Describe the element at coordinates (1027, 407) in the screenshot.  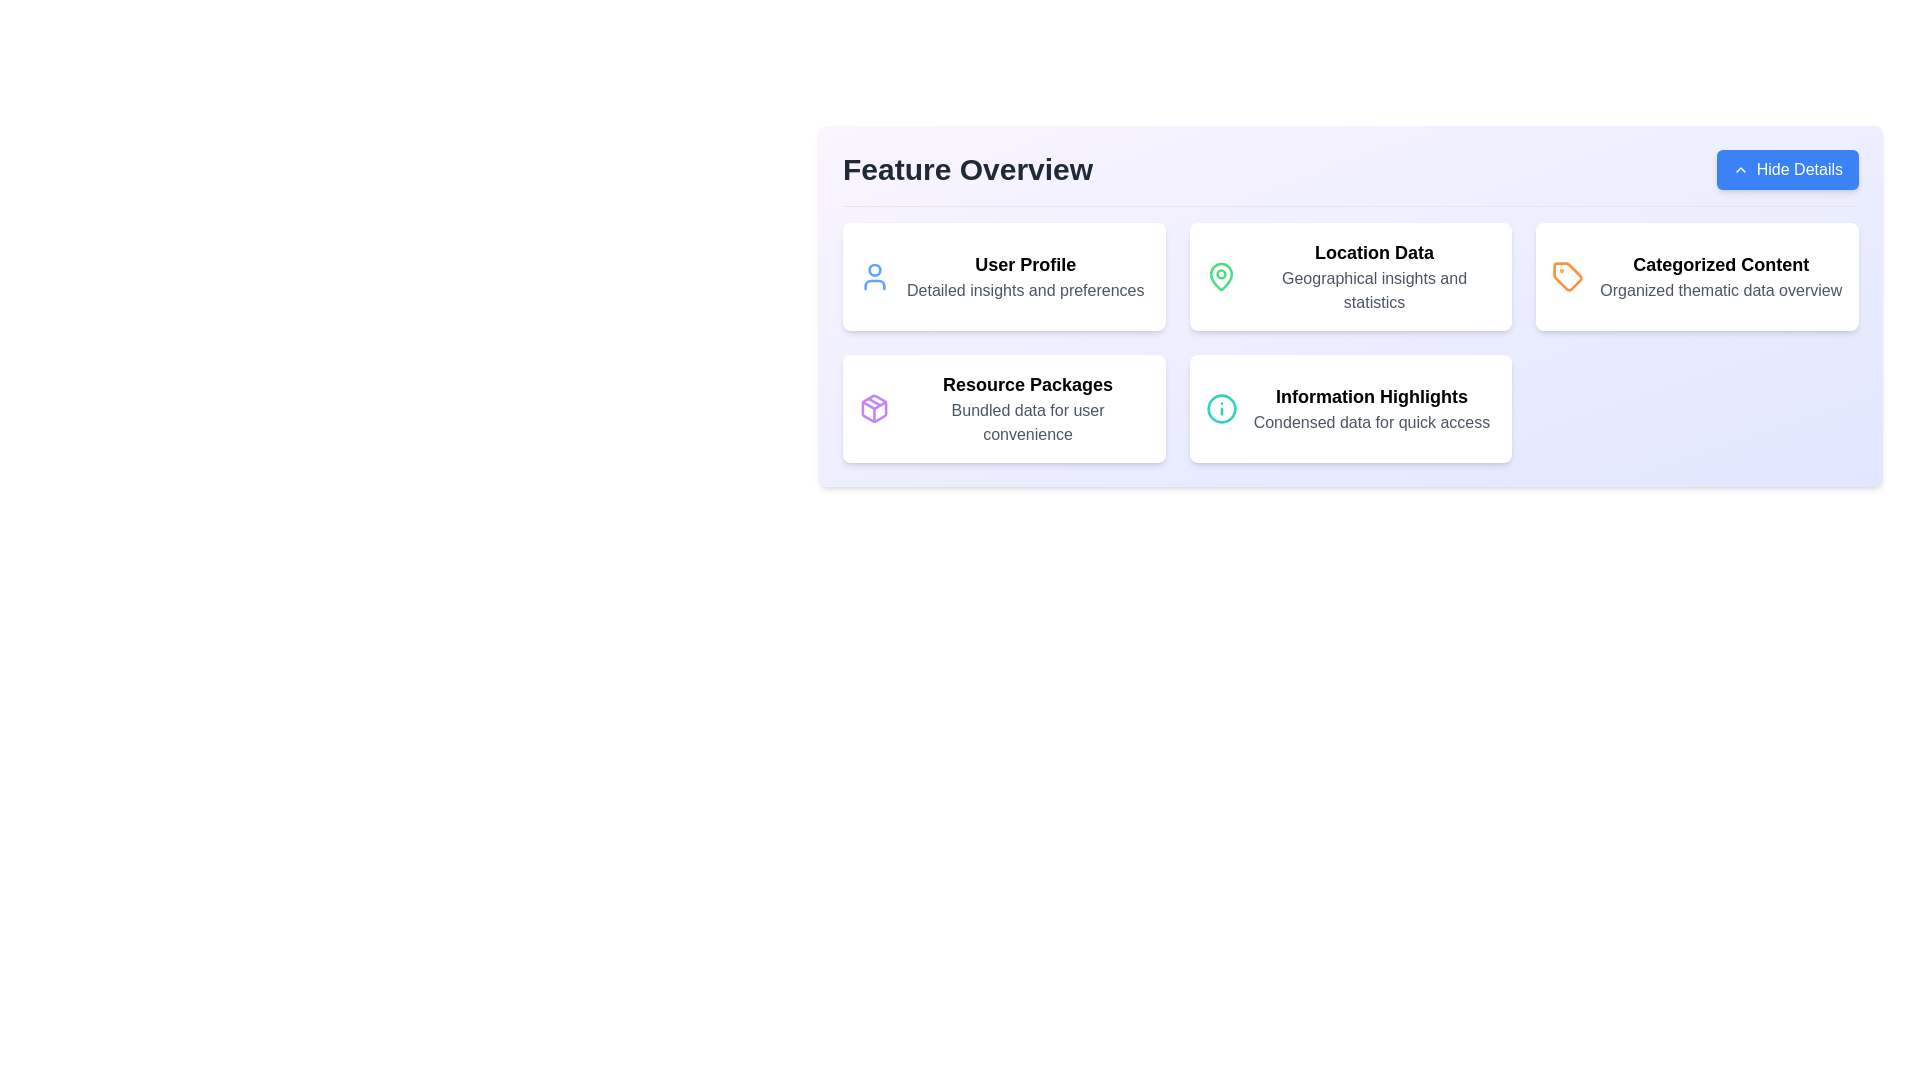
I see `the Text display element that provides information about 'Resource Packages', located in the third panel of the second row, below 'User Profile' and to the left of 'Location Data'` at that location.